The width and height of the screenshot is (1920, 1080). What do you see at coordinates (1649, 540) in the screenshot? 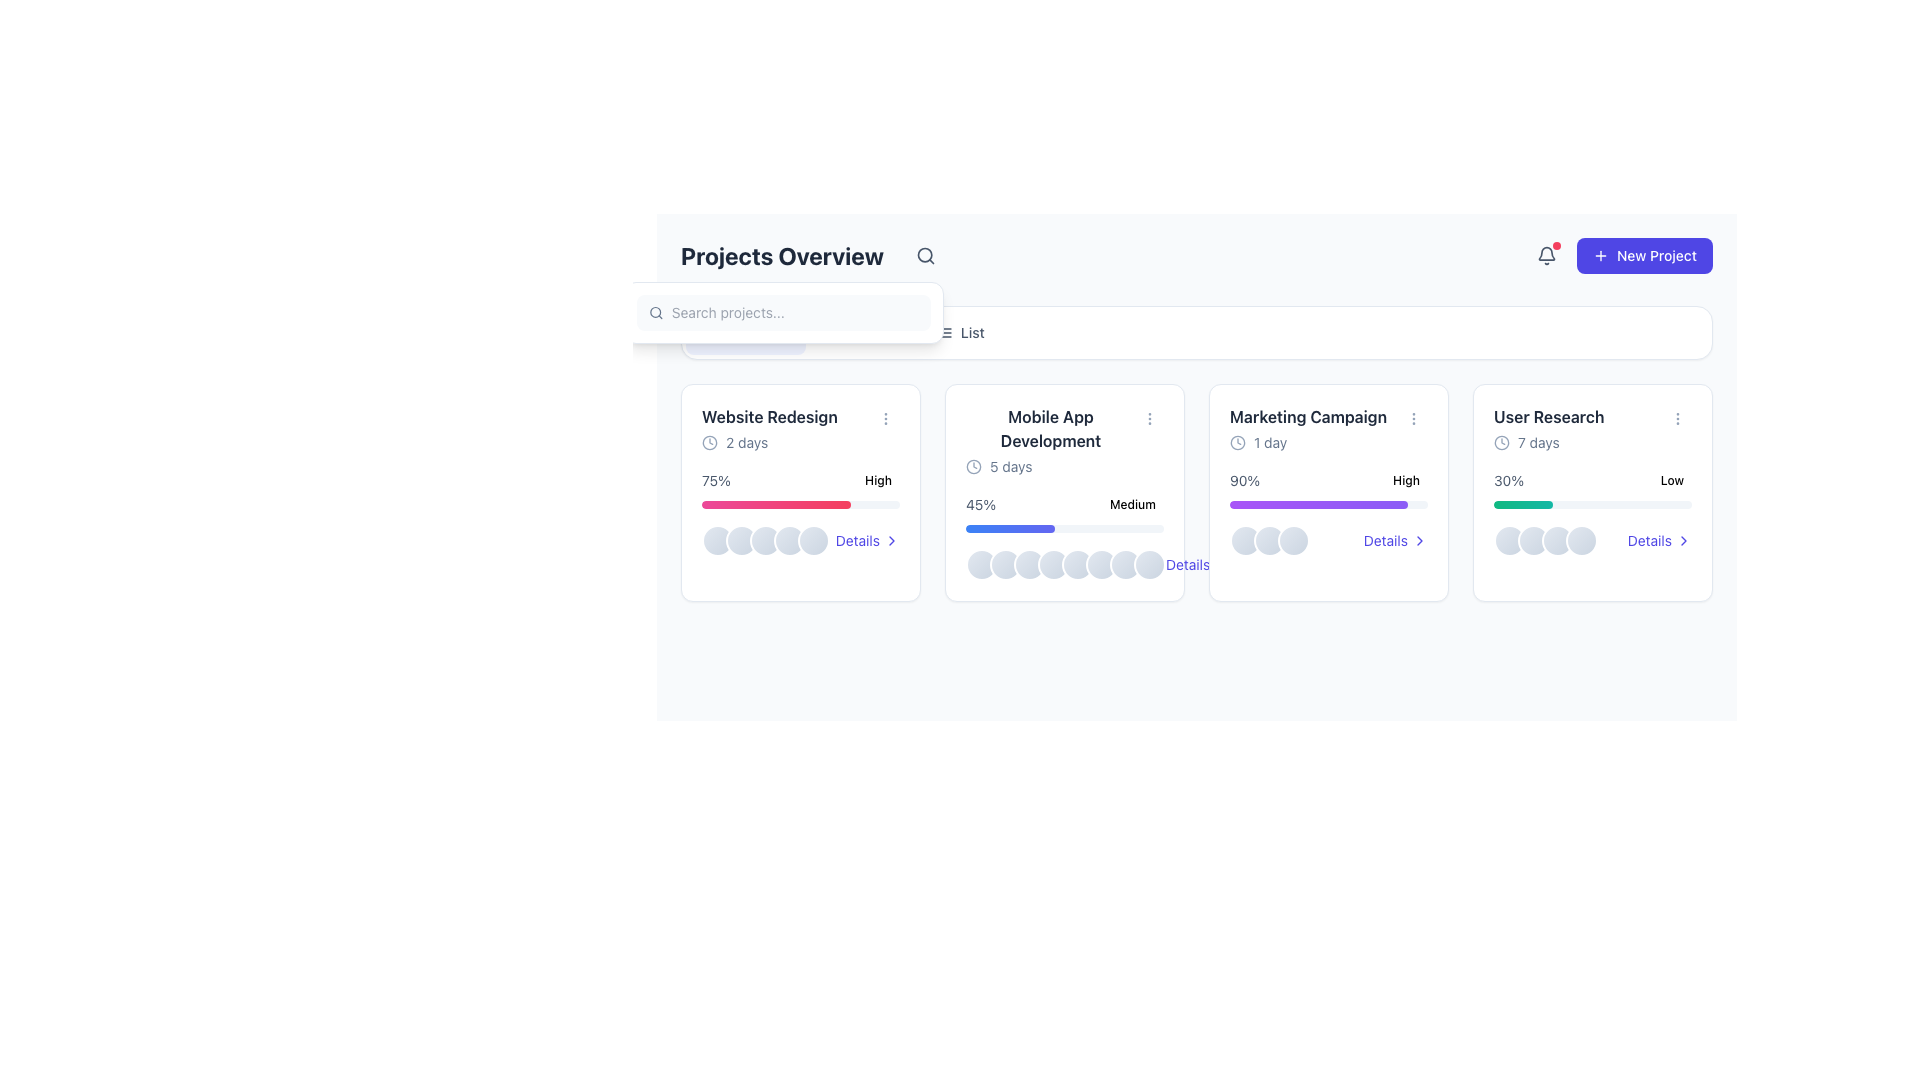
I see `the 'Details' text link with the indigo-colored text and right-chevron icon located at the bottom-right corner of the 'User Research' project card` at bounding box center [1649, 540].